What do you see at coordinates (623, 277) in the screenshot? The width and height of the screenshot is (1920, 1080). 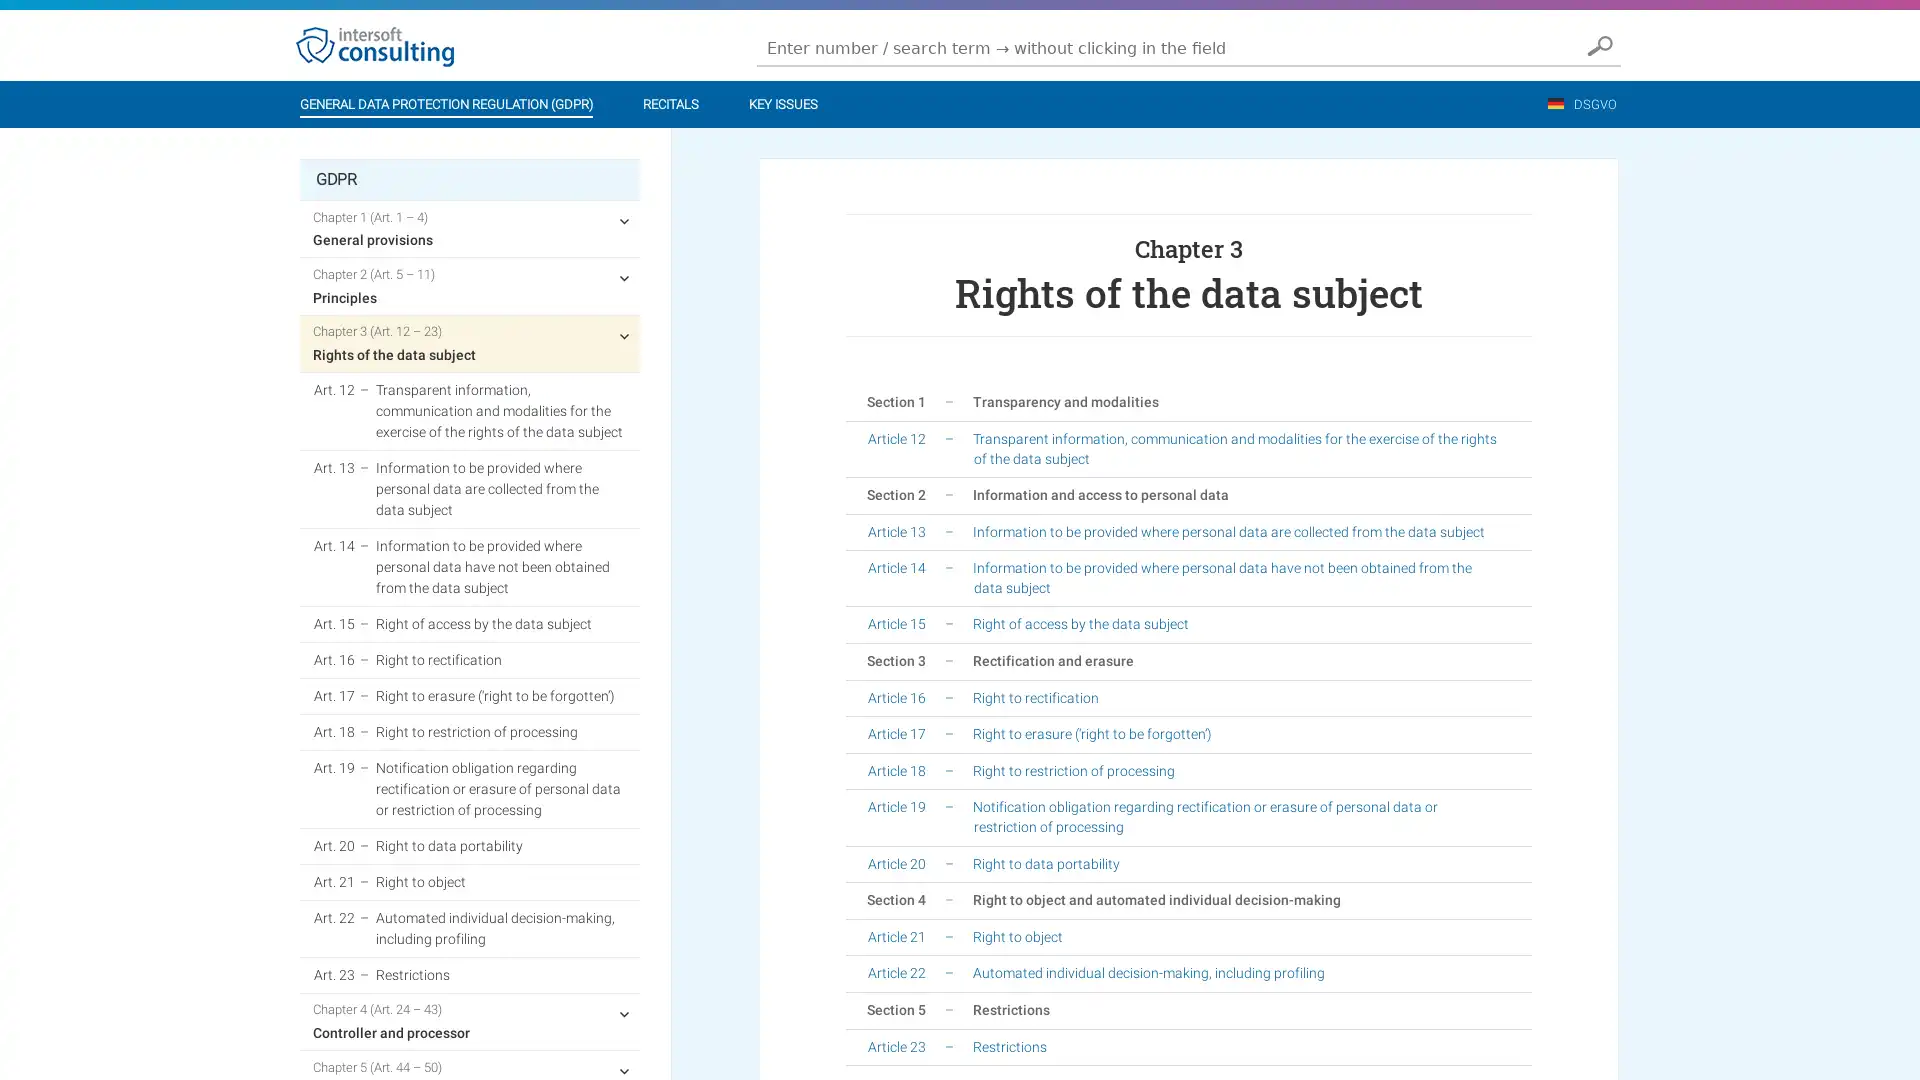 I see `expand child menu` at bounding box center [623, 277].